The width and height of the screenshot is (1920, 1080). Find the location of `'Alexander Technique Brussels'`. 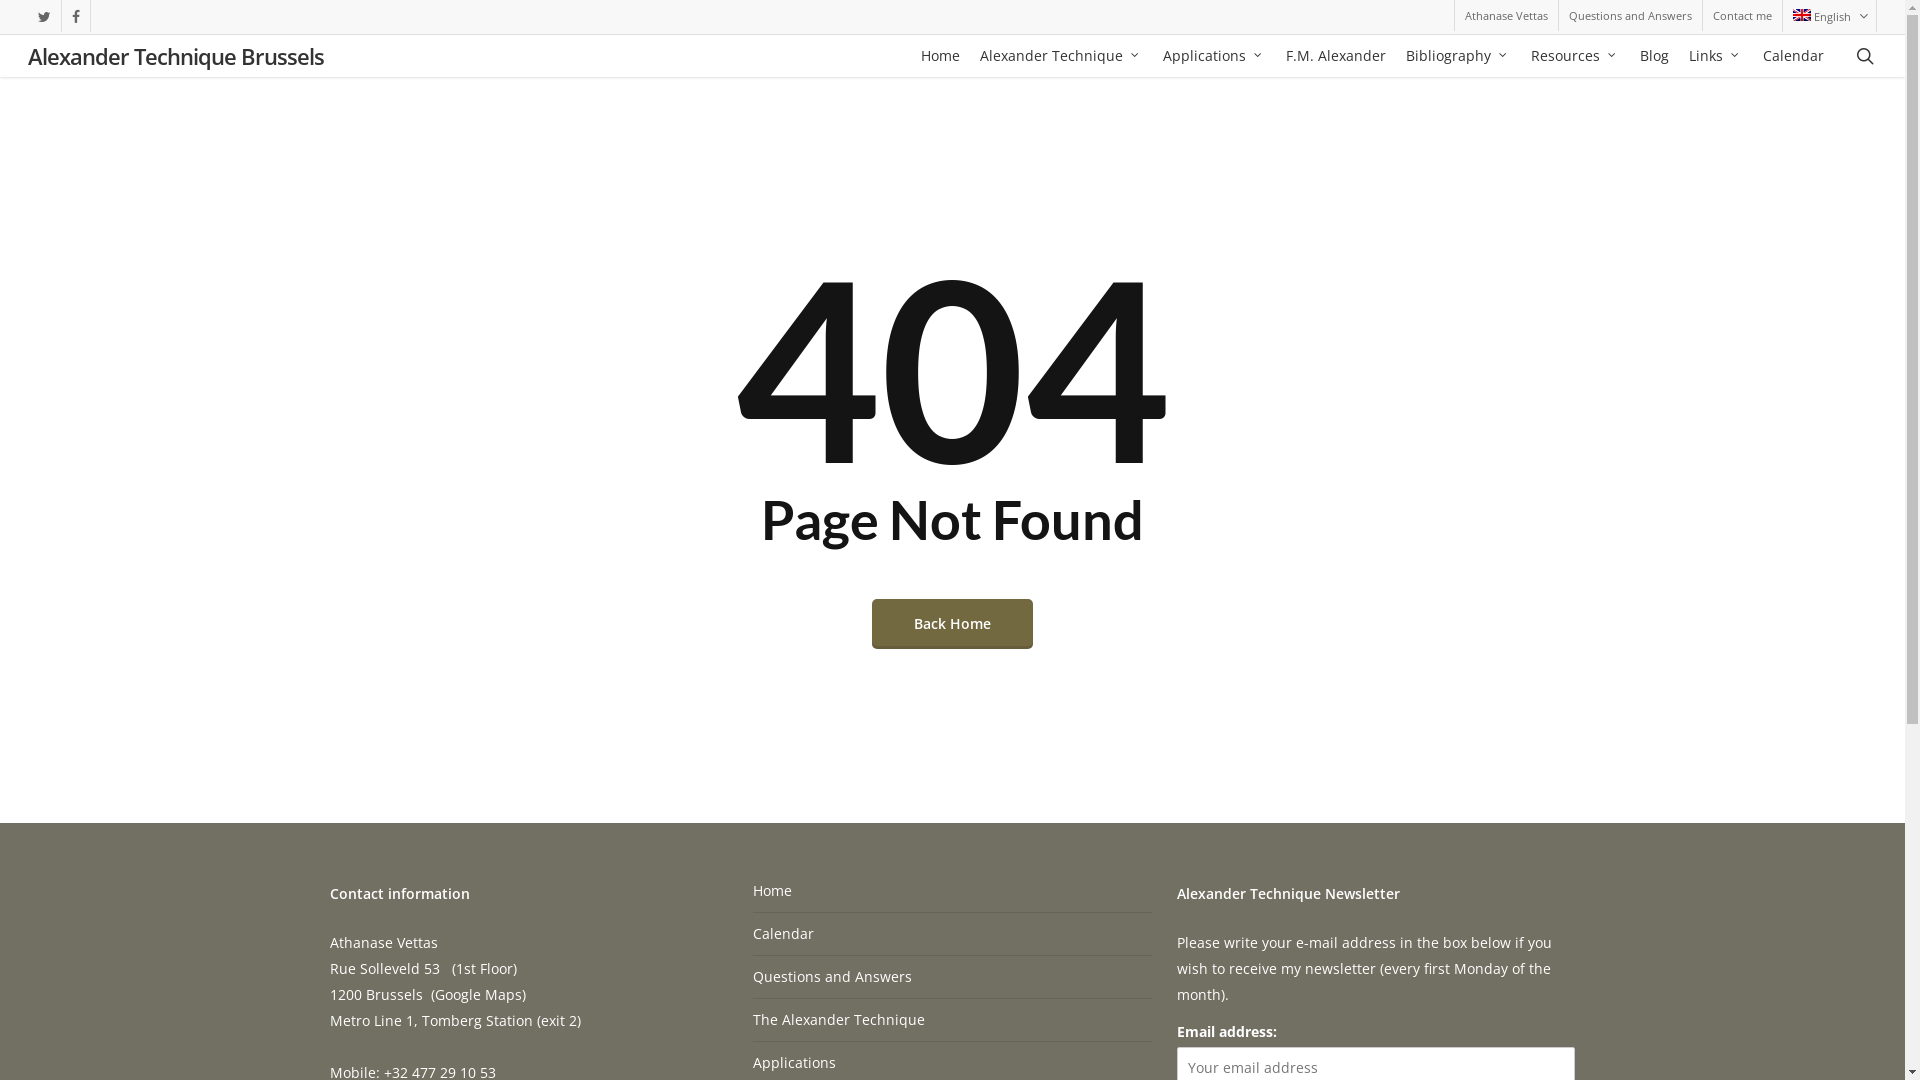

'Alexander Technique Brussels' is located at coordinates (176, 55).